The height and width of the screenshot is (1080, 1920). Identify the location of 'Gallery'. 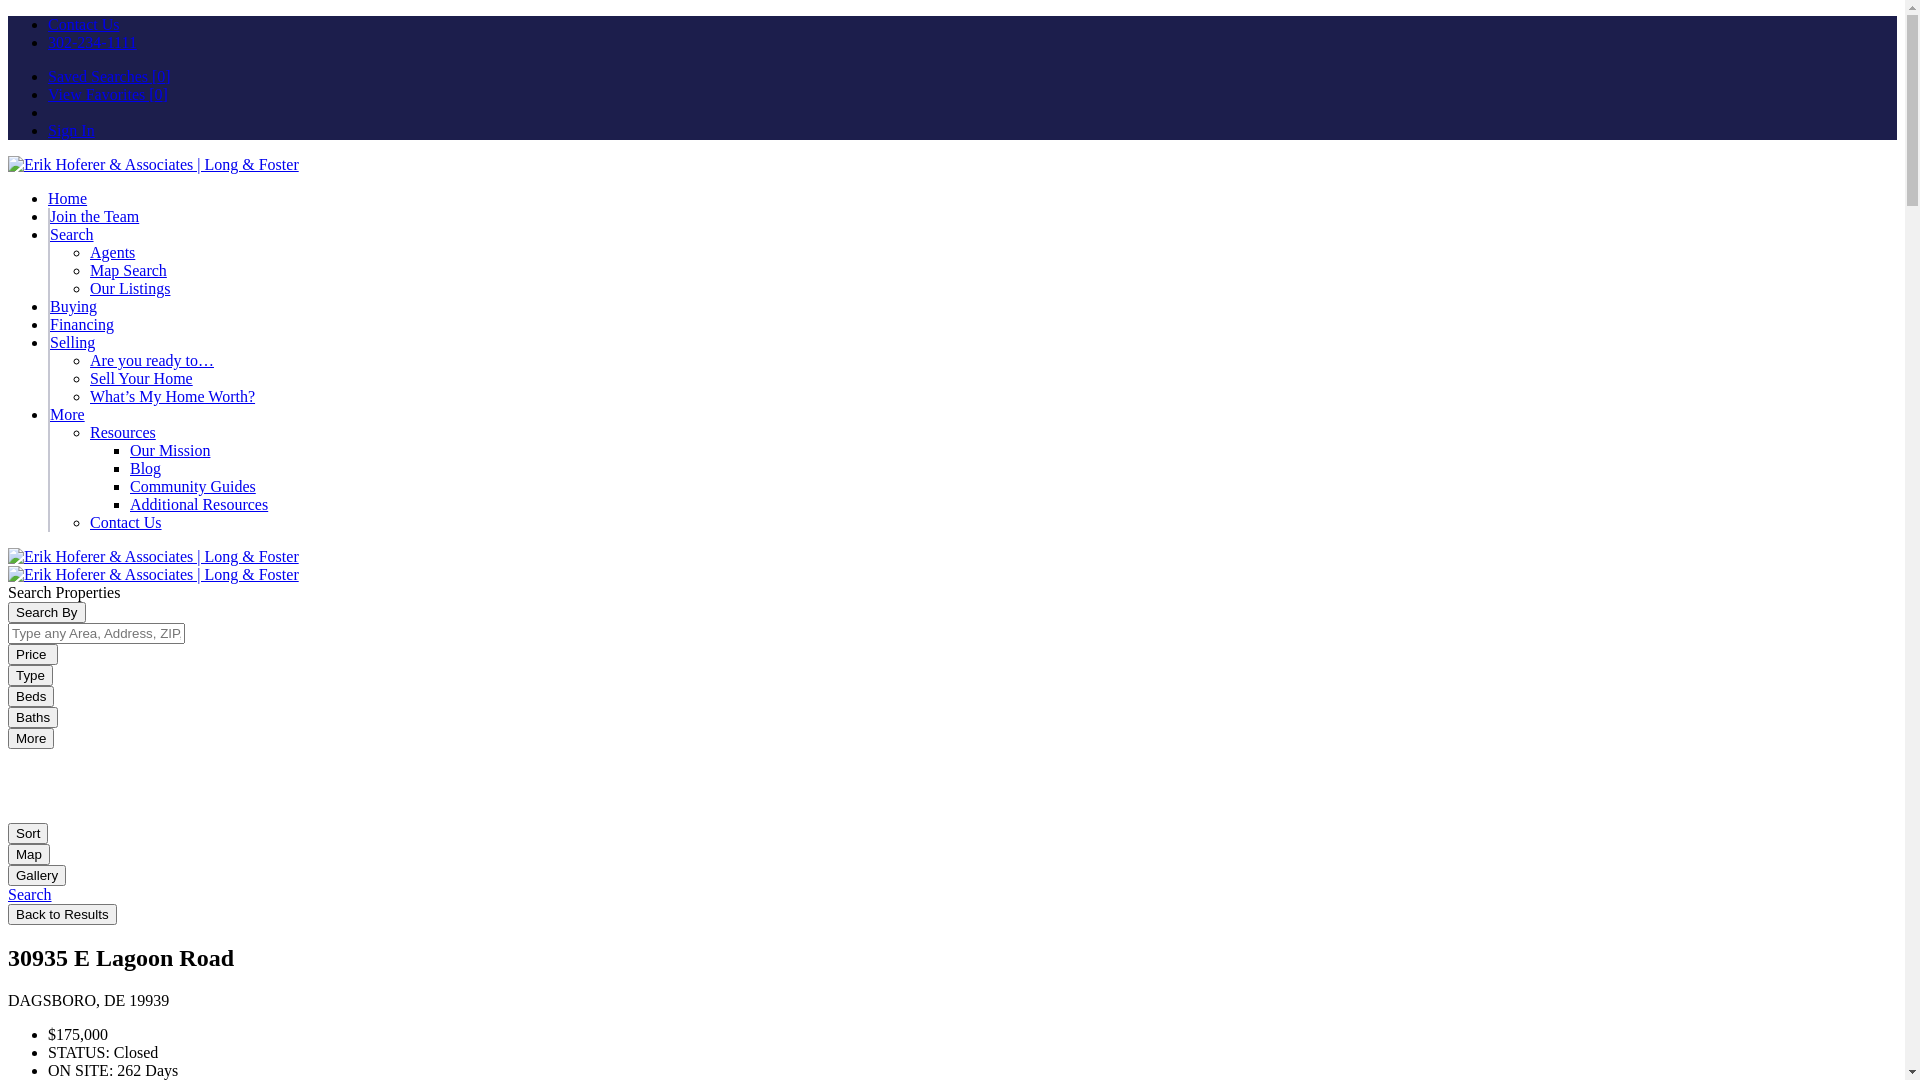
(37, 873).